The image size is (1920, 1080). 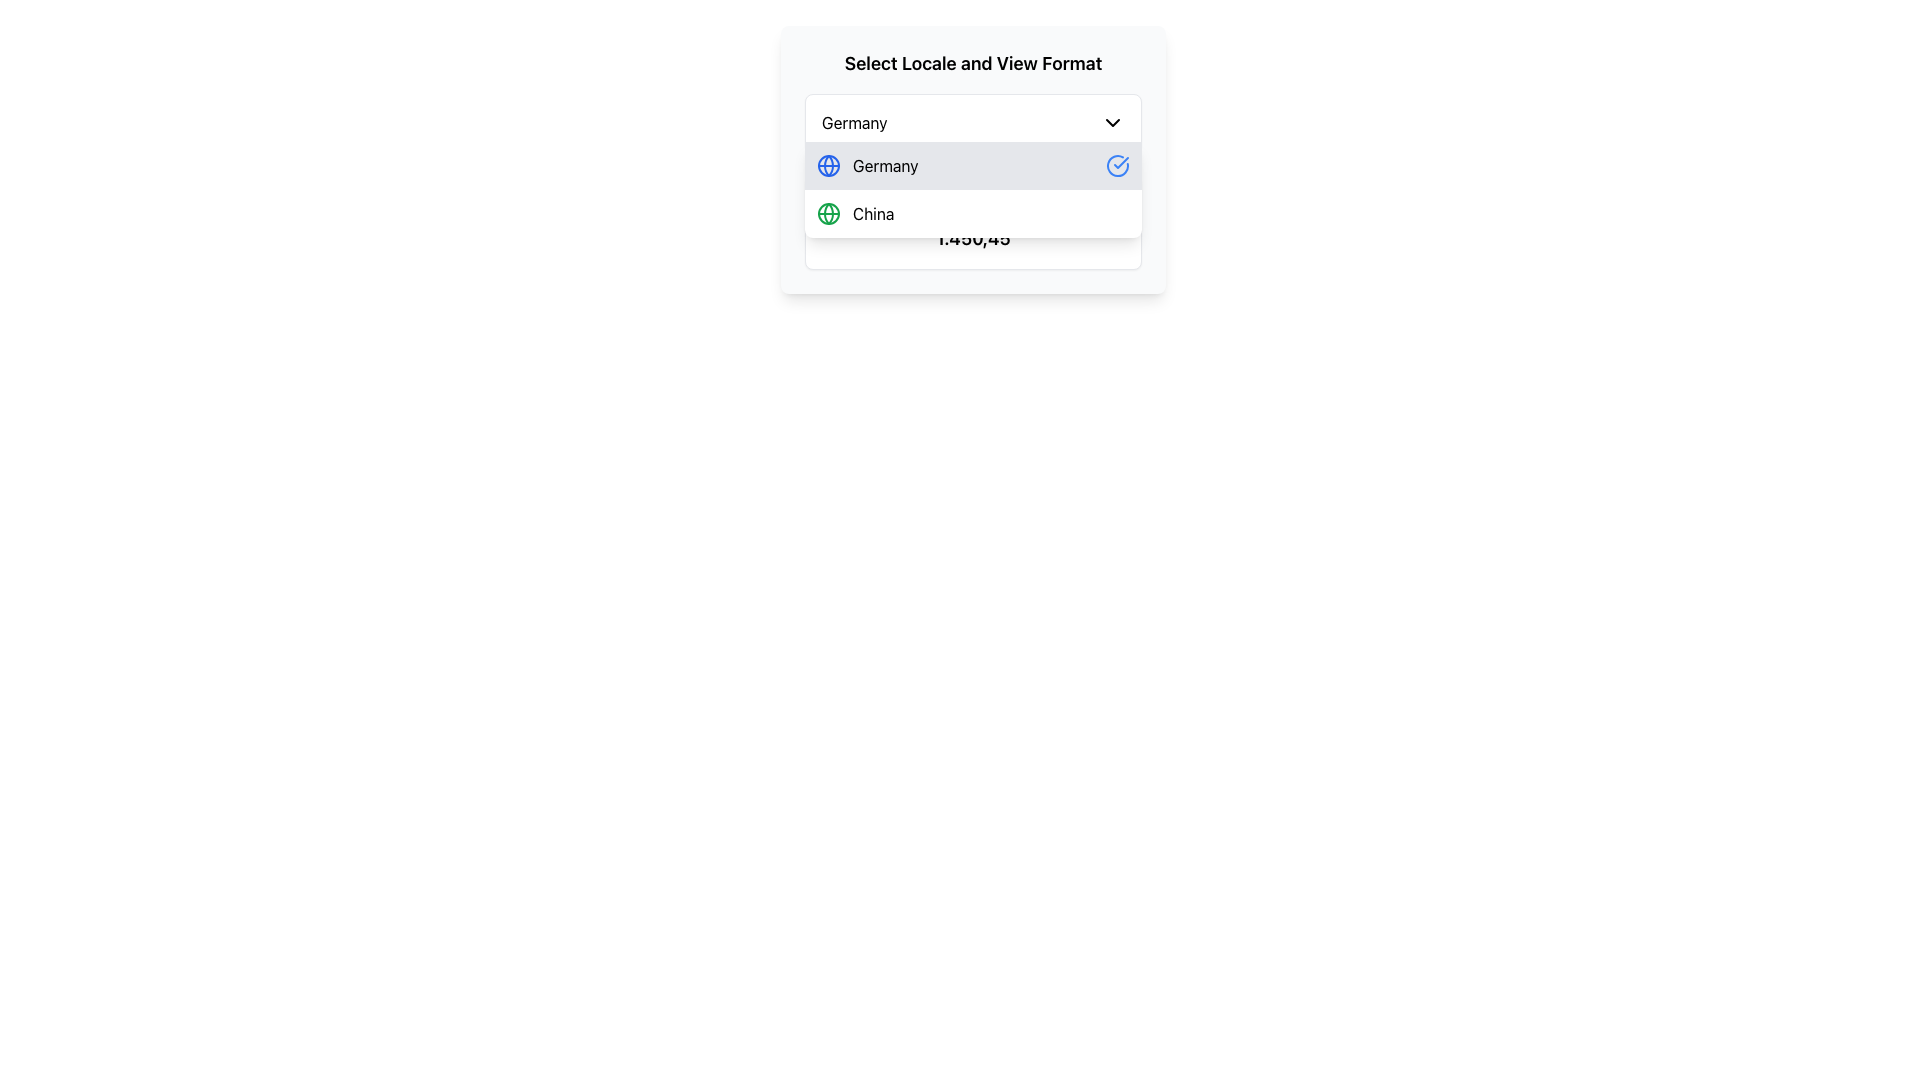 I want to click on the text label 'Germany' located in a dropdown list with a globe icon to its left and a checkmark icon to its right, so click(x=884, y=164).